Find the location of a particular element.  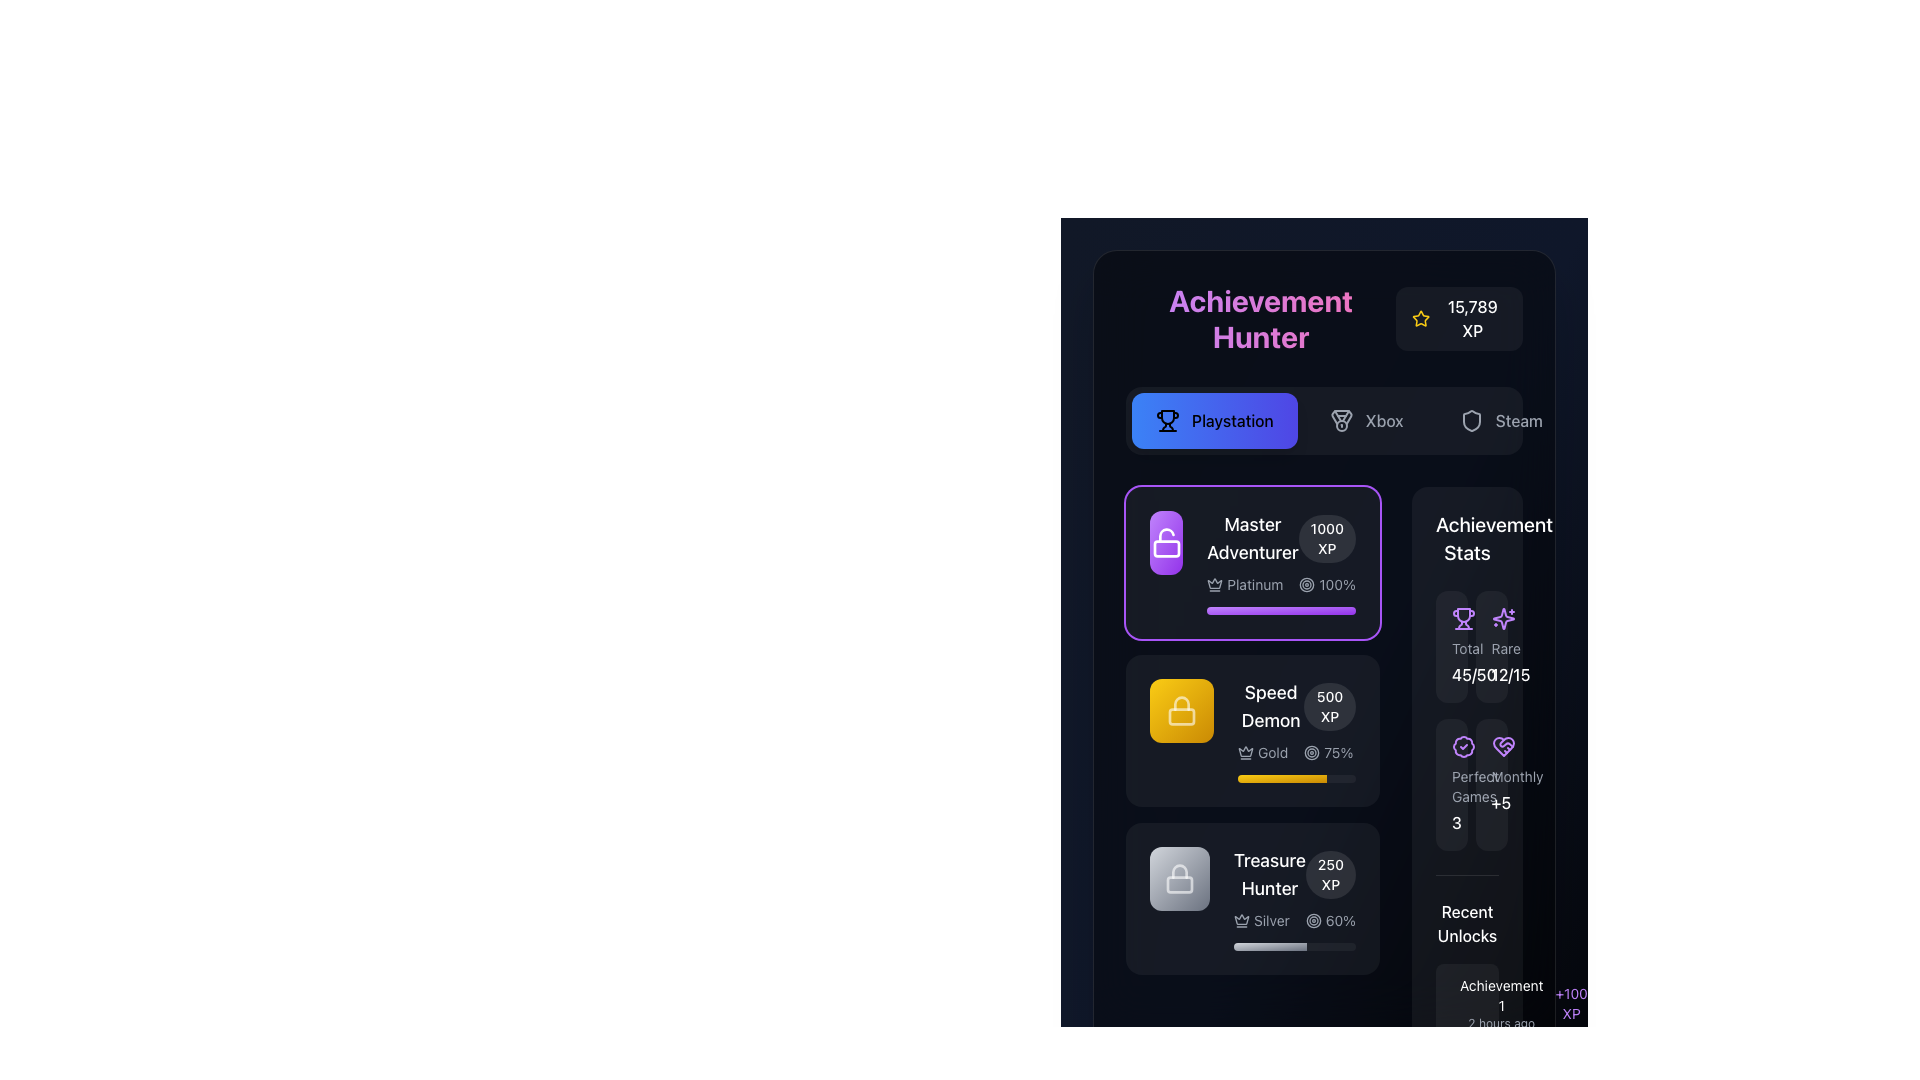

the 'Speed Demon' achievement card, which is the second card in a vertical list of three is located at coordinates (1251, 731).